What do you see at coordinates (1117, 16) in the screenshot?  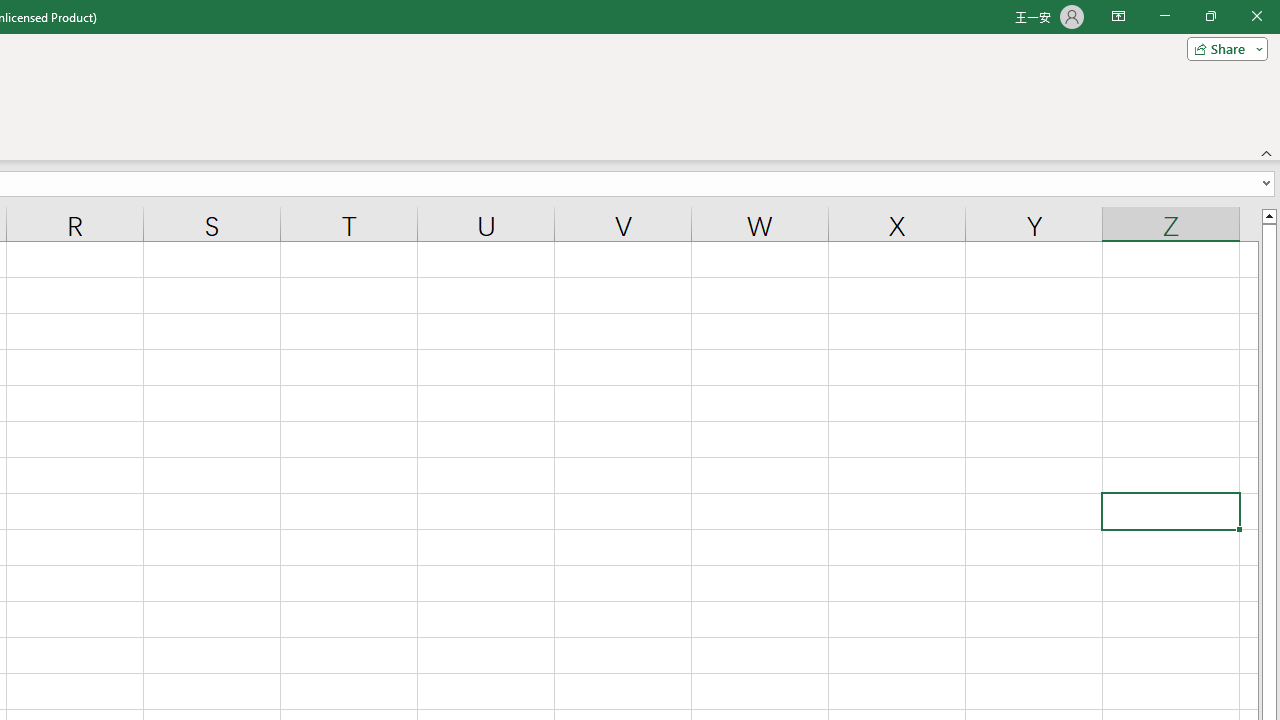 I see `'Ribbon Display Options'` at bounding box center [1117, 16].